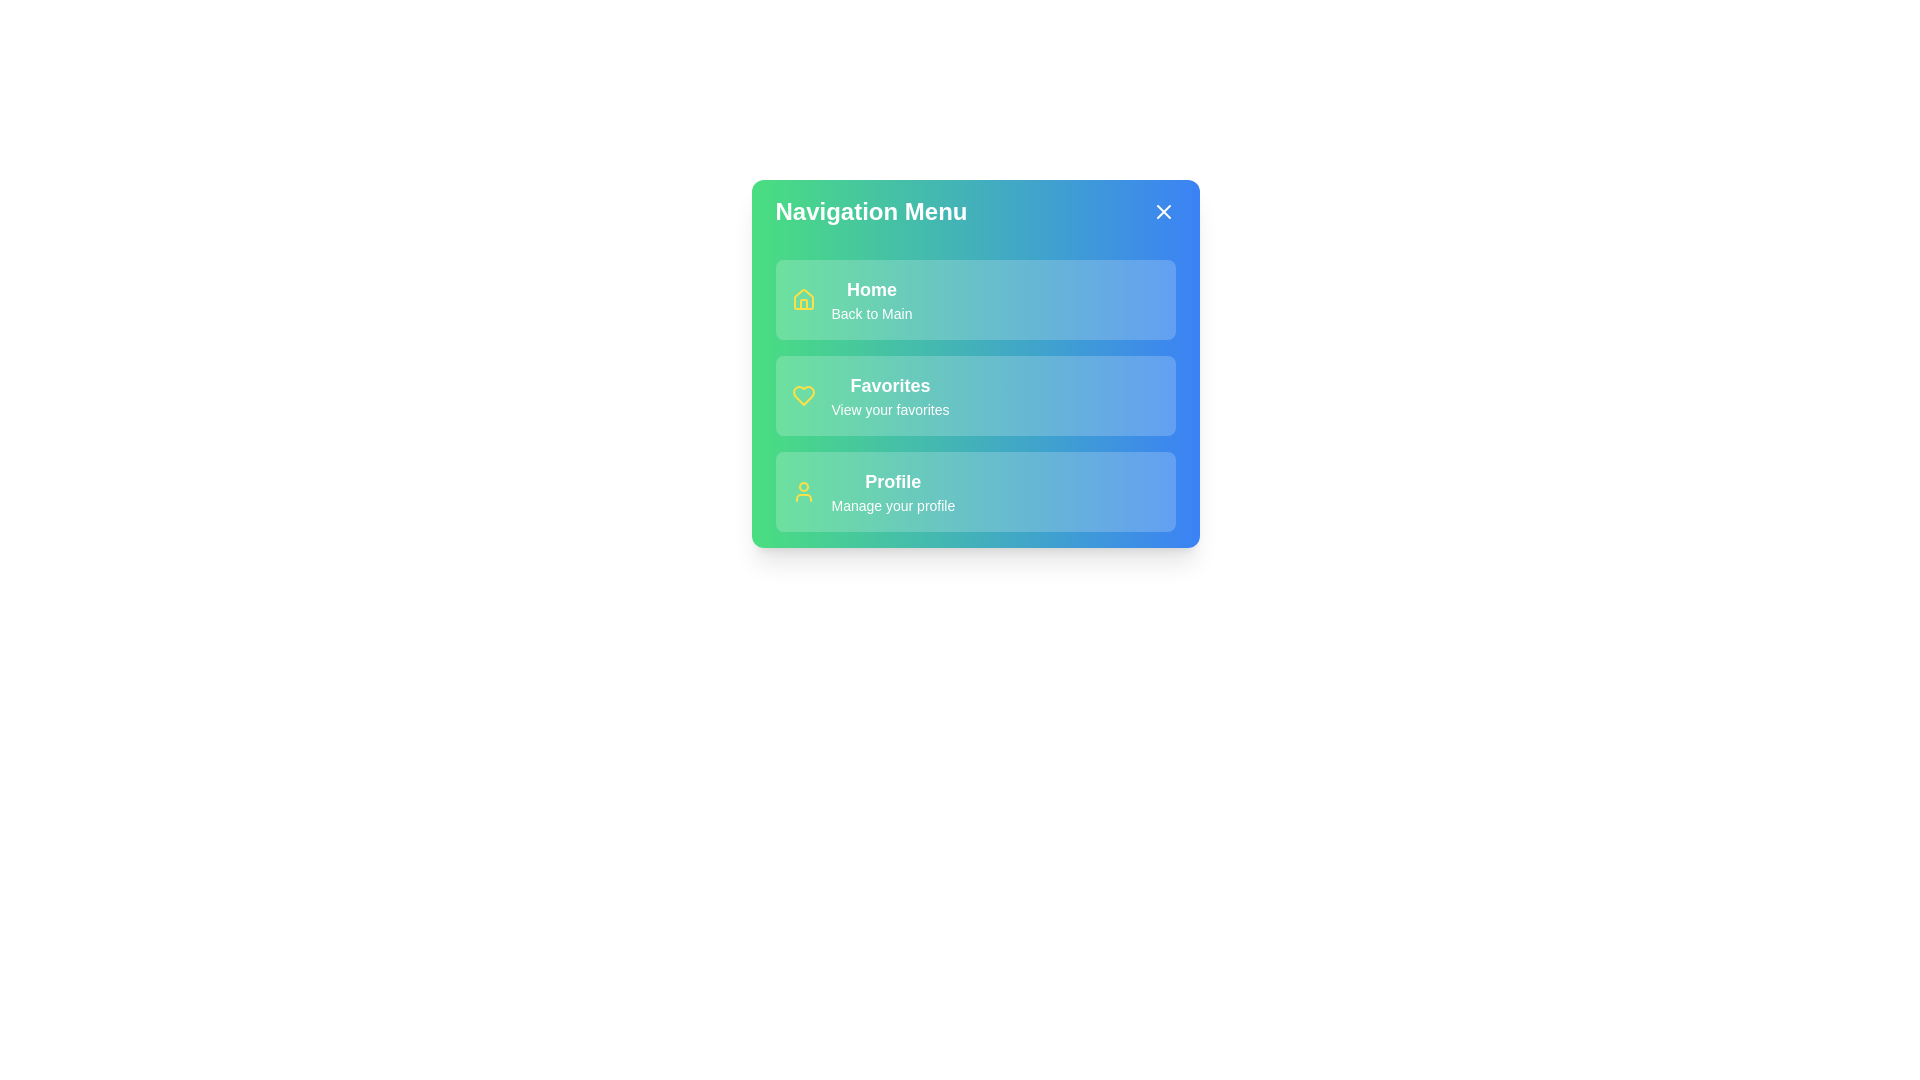 The image size is (1920, 1080). Describe the element at coordinates (975, 300) in the screenshot. I see `the menu item Home` at that location.